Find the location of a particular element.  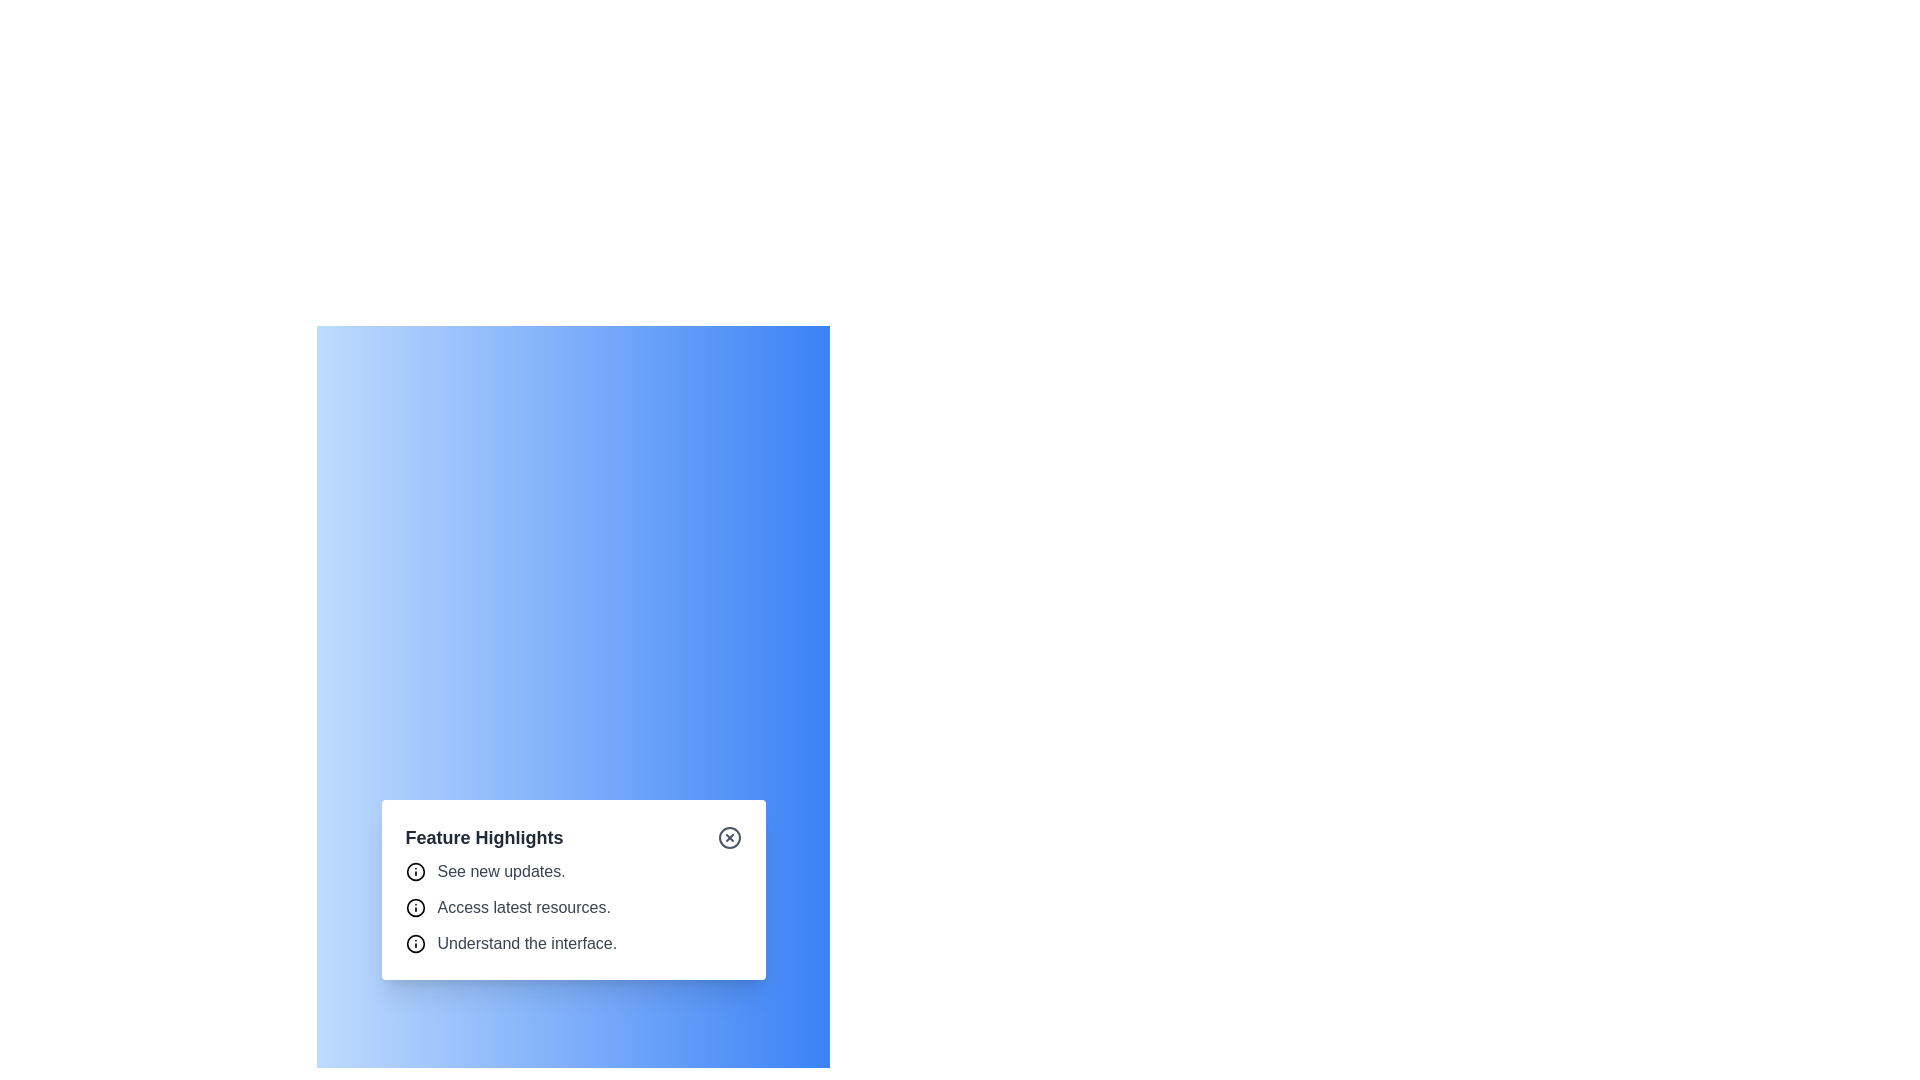

the circular, orange-filled button labeled 'Details' to trigger visual effects is located at coordinates (572, 865).